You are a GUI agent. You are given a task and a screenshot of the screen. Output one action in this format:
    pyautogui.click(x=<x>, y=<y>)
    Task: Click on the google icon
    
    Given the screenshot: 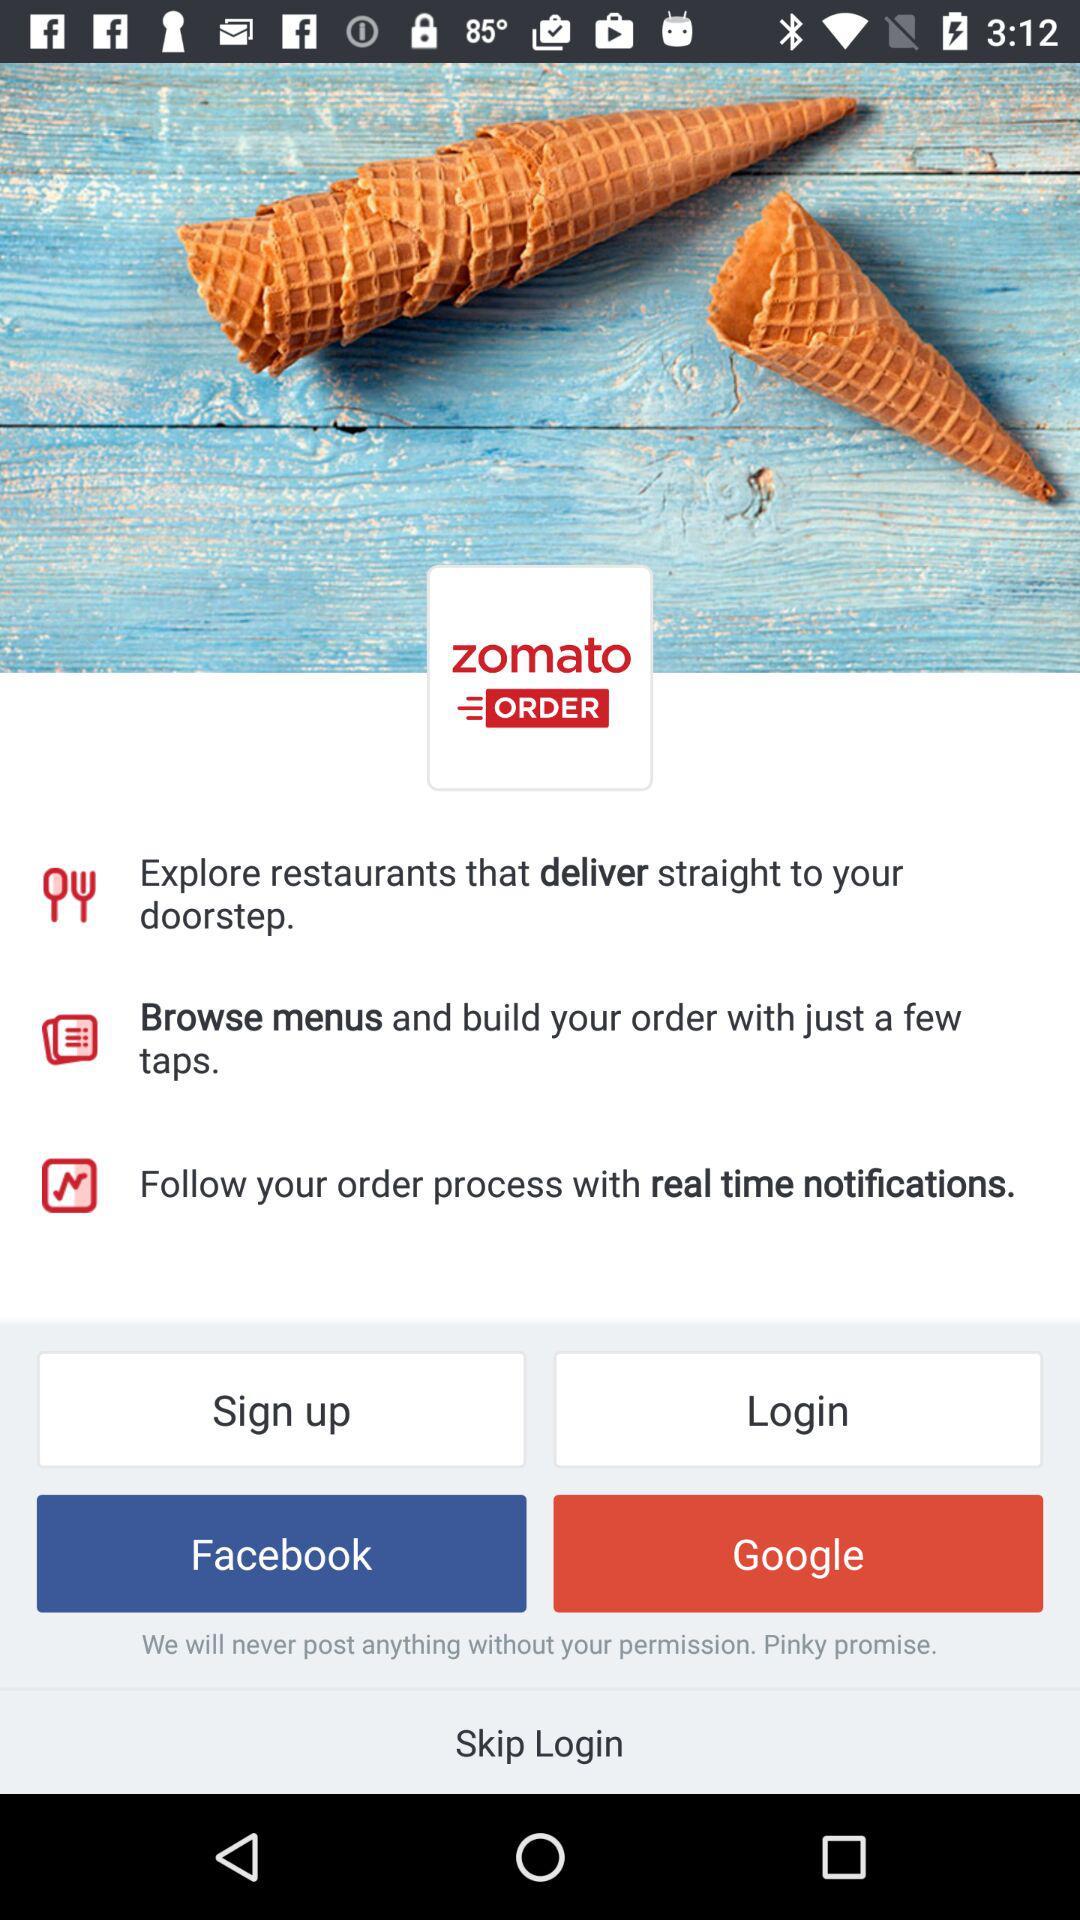 What is the action you would take?
    pyautogui.click(x=797, y=1552)
    